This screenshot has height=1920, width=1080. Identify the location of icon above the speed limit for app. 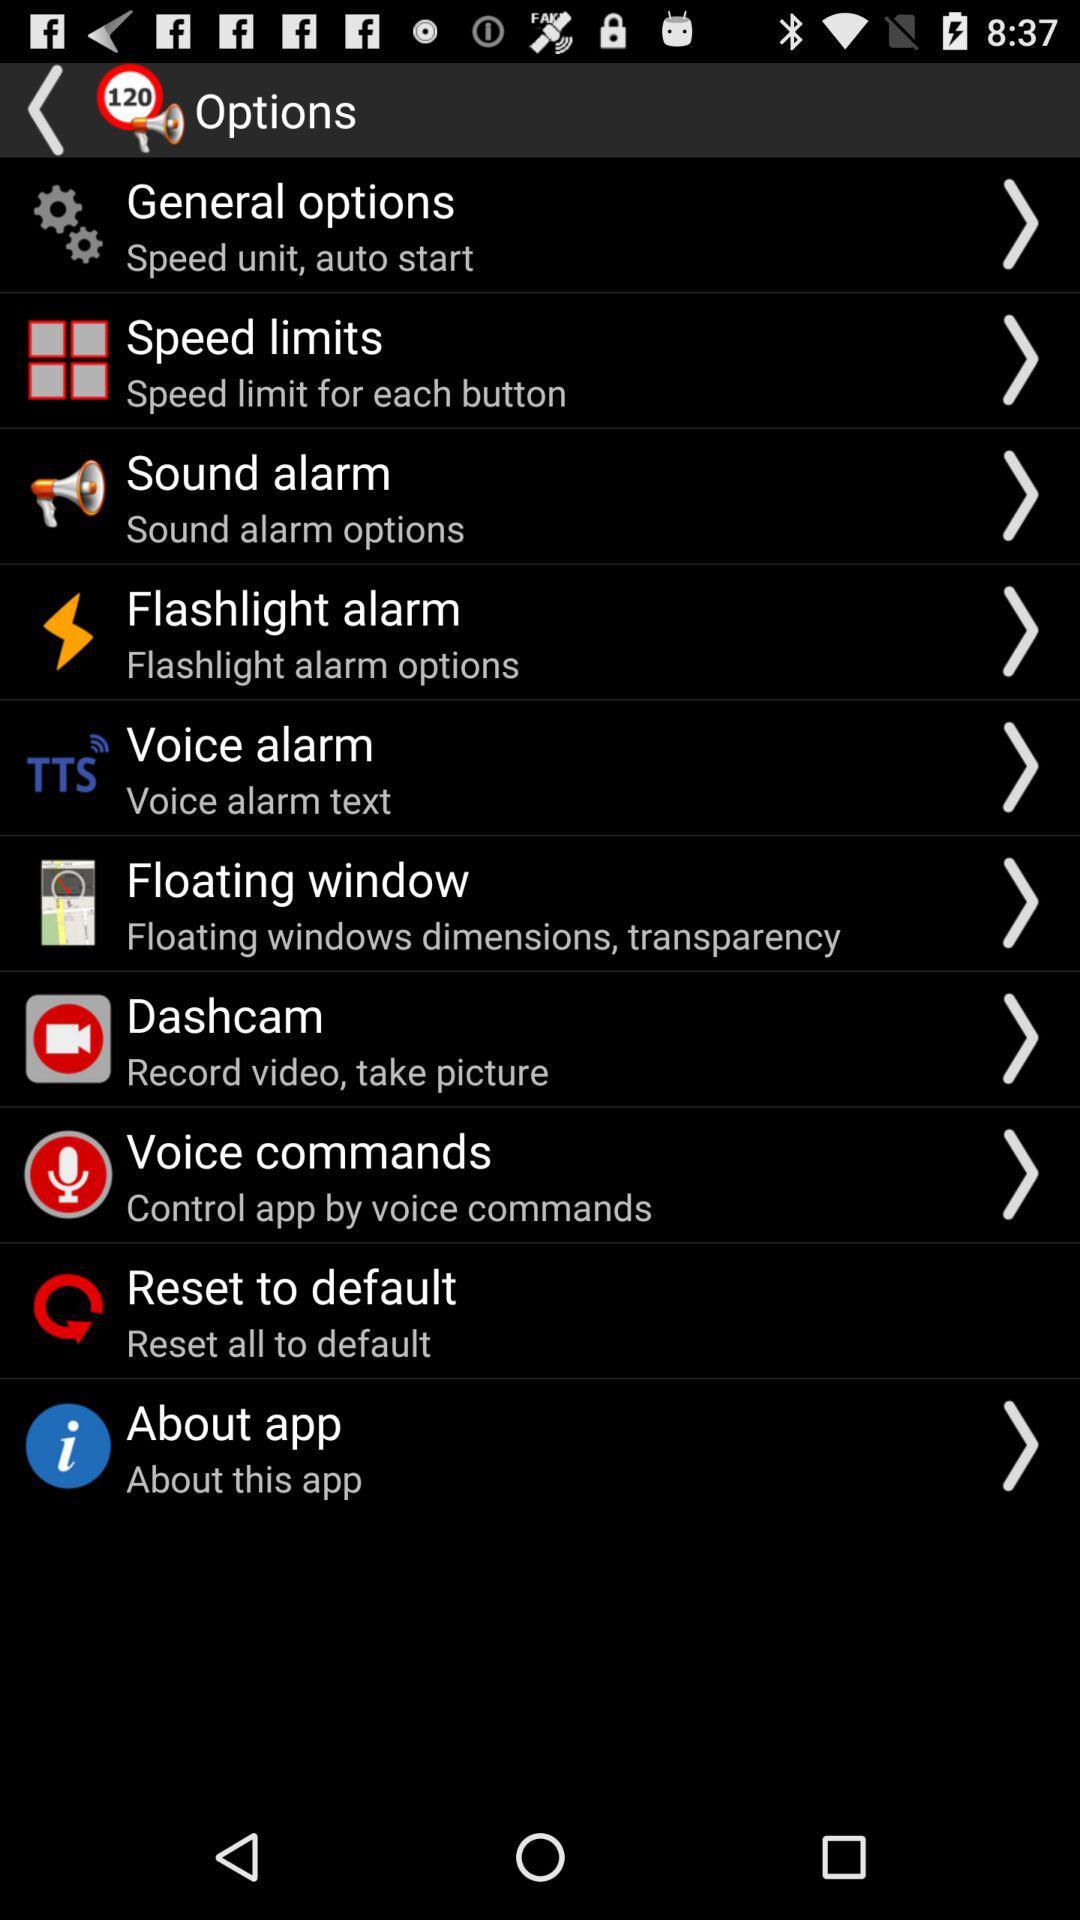
(253, 335).